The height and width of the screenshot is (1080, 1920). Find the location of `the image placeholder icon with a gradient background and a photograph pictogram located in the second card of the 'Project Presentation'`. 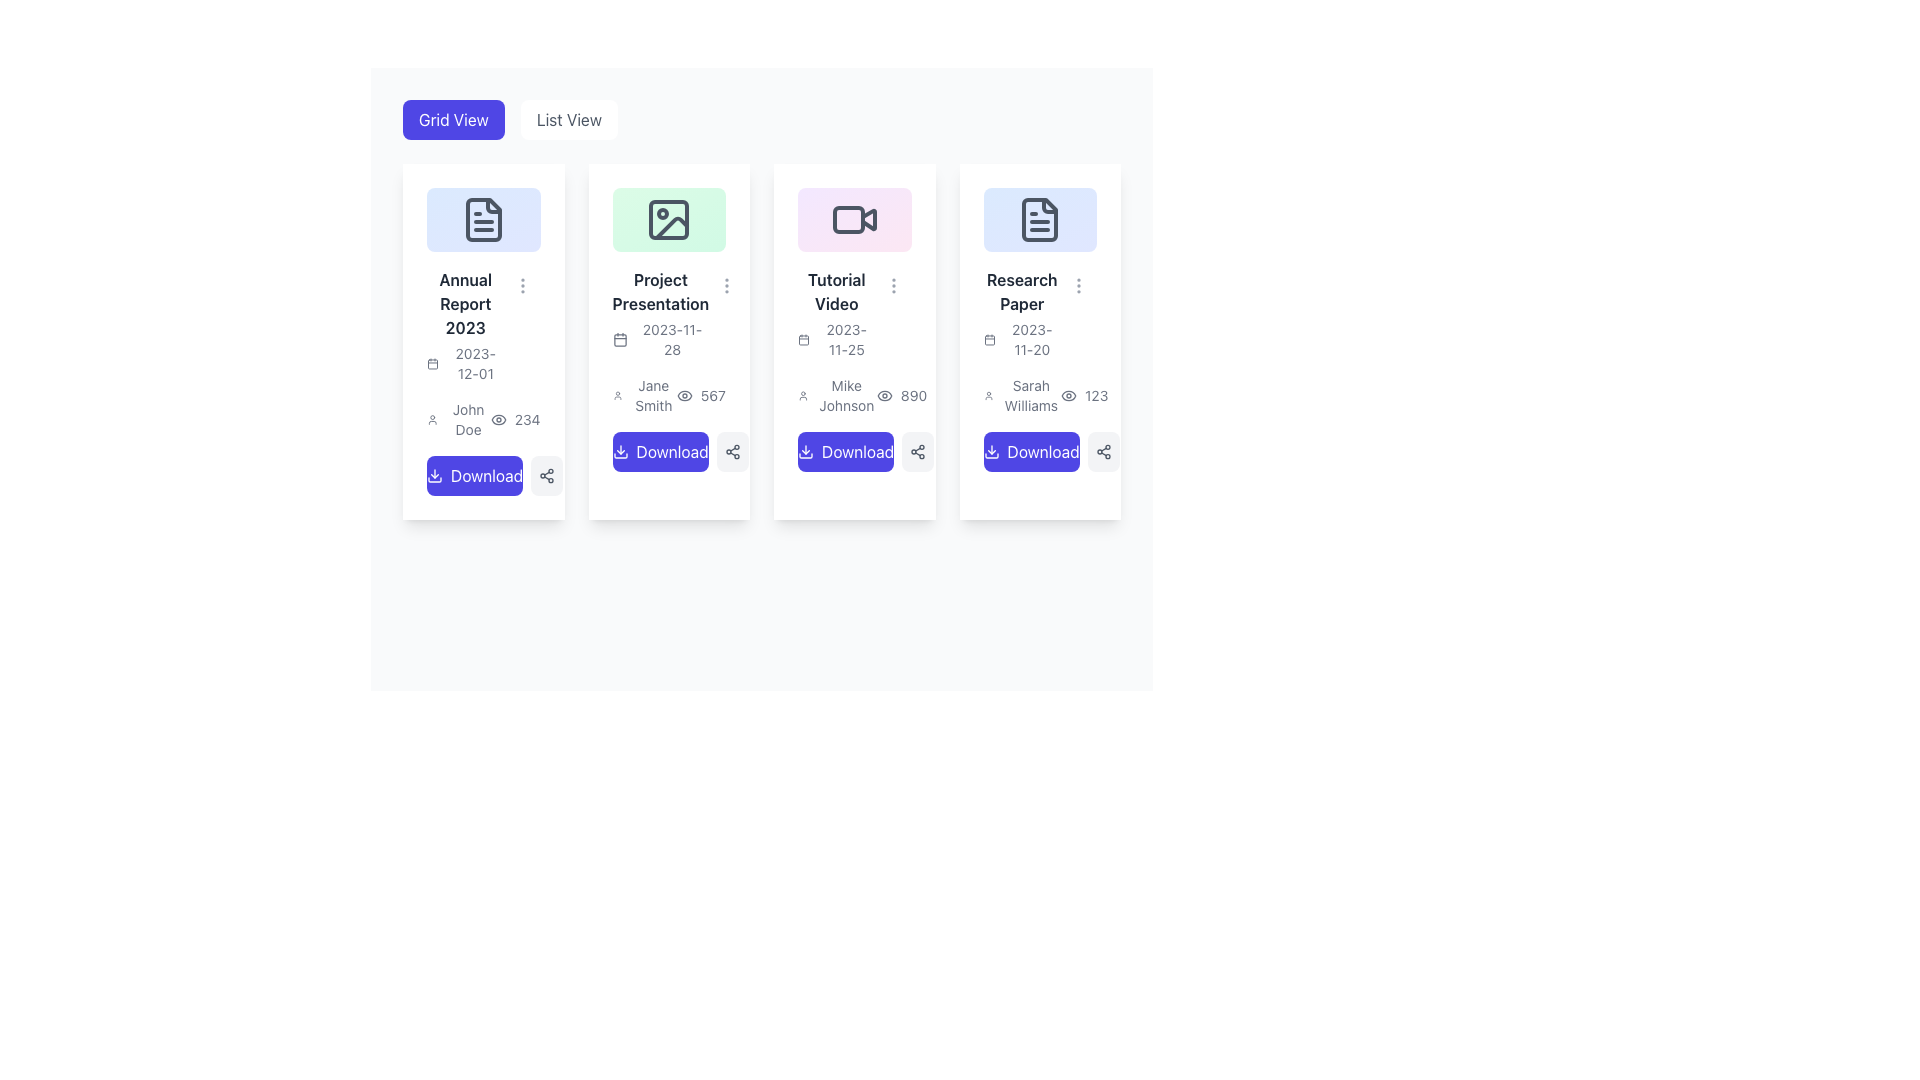

the image placeholder icon with a gradient background and a photograph pictogram located in the second card of the 'Project Presentation' is located at coordinates (669, 219).